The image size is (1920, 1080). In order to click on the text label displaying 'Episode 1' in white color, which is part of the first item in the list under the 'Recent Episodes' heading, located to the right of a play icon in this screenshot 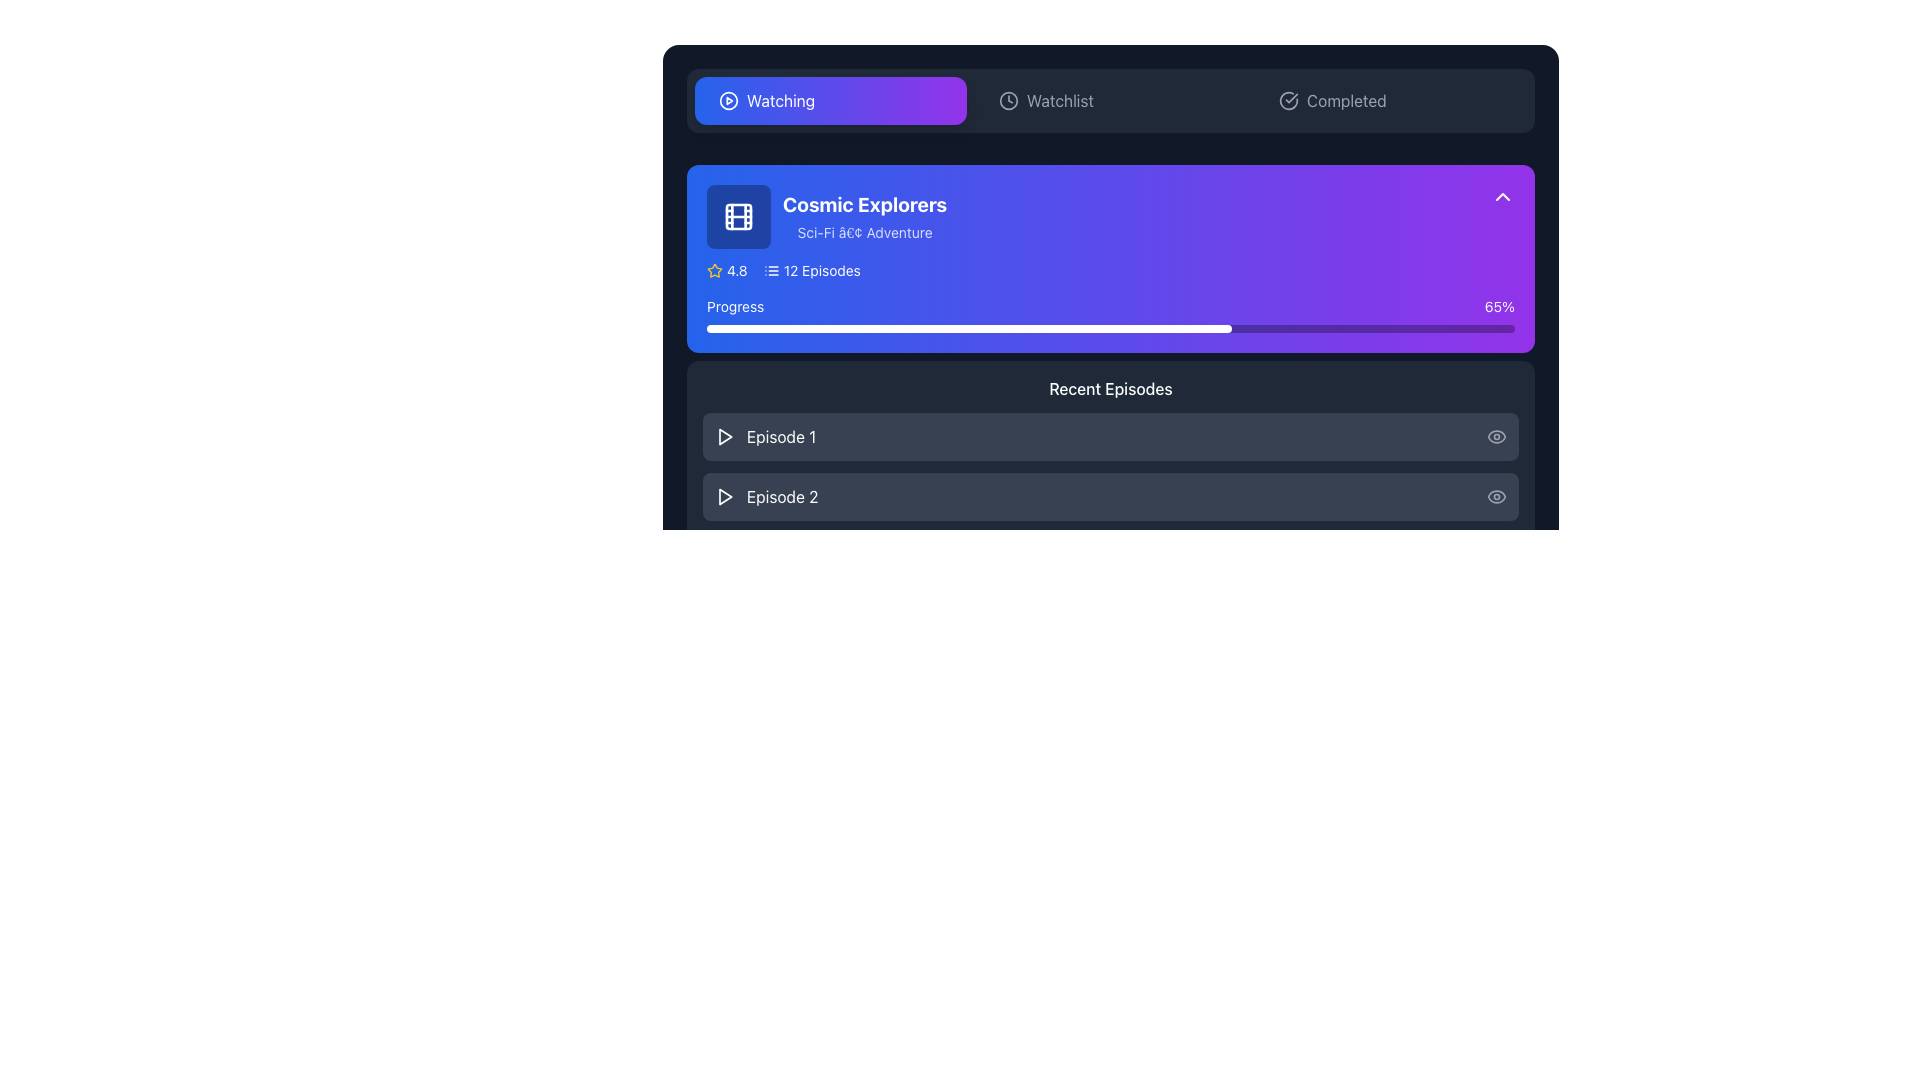, I will do `click(780, 435)`.